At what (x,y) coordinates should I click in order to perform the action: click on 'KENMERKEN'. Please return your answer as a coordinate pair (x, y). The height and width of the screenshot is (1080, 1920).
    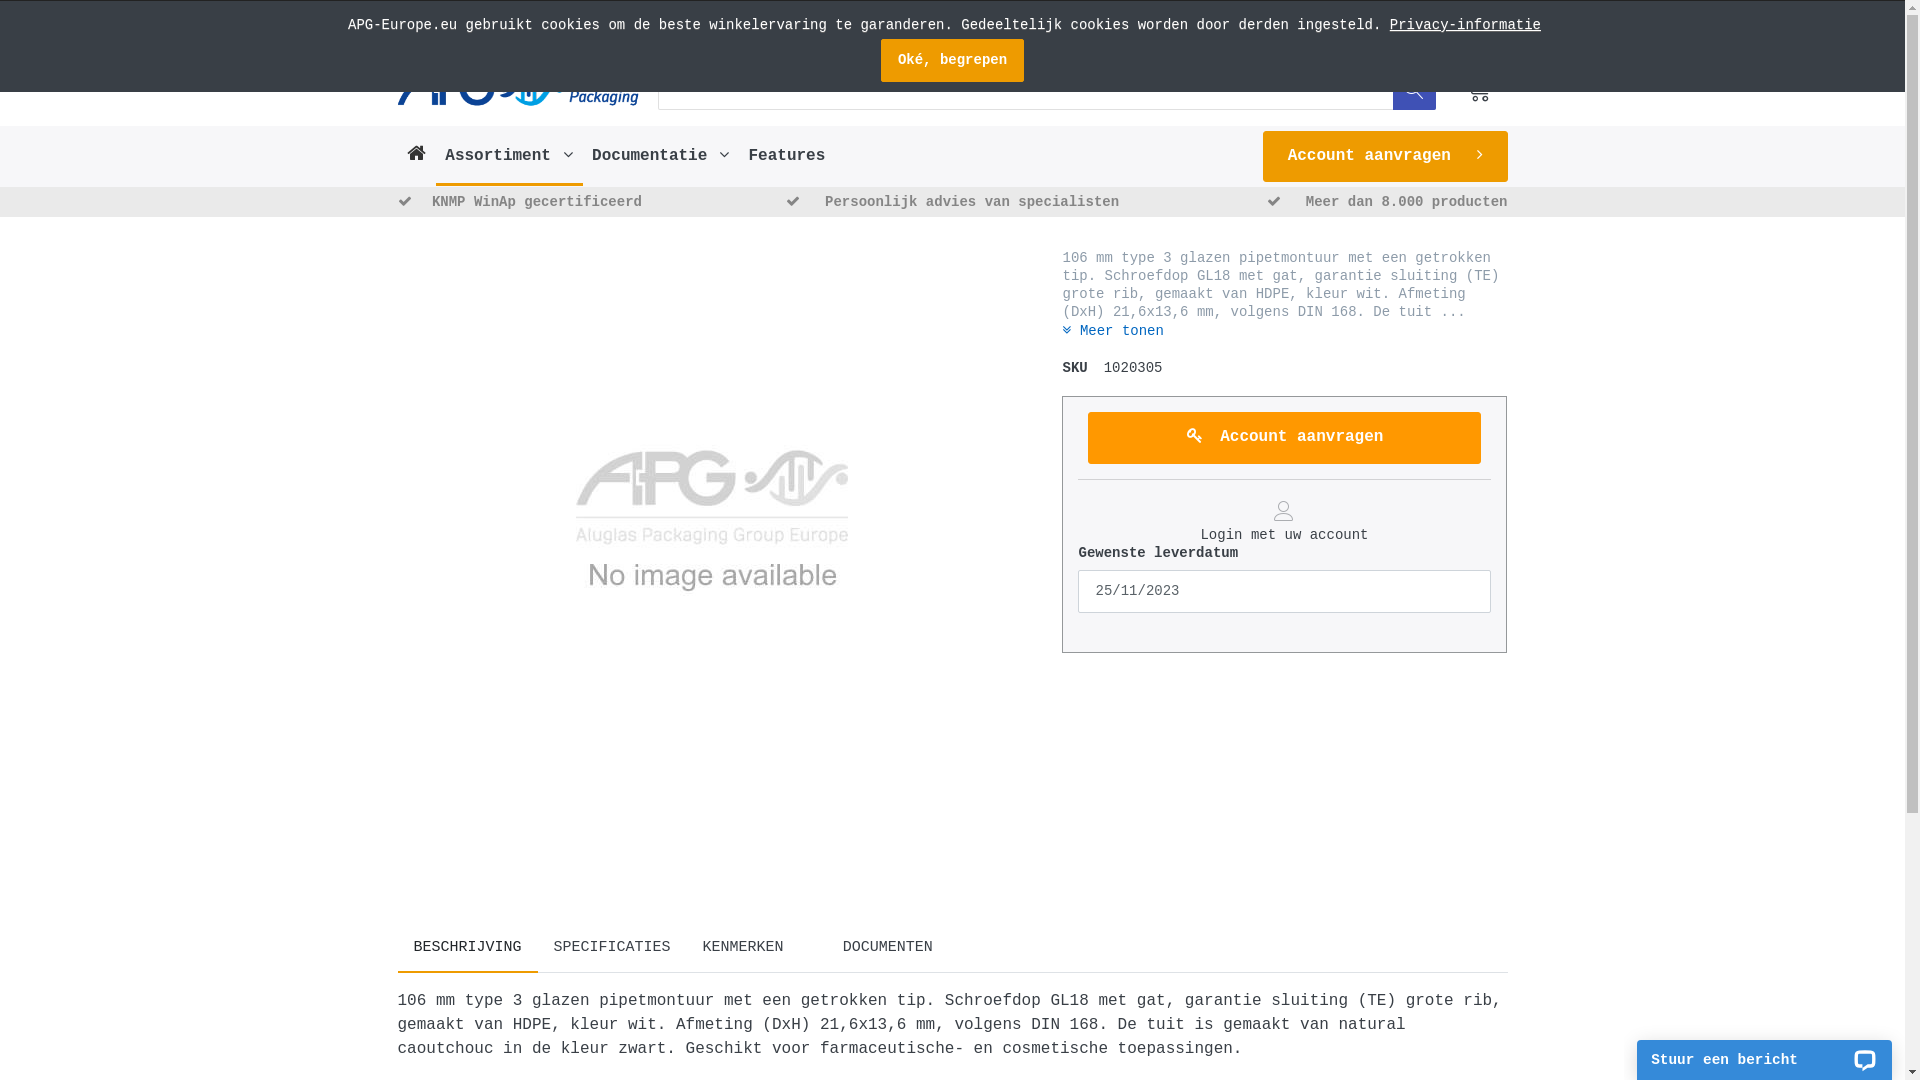
    Looking at the image, I should click on (686, 947).